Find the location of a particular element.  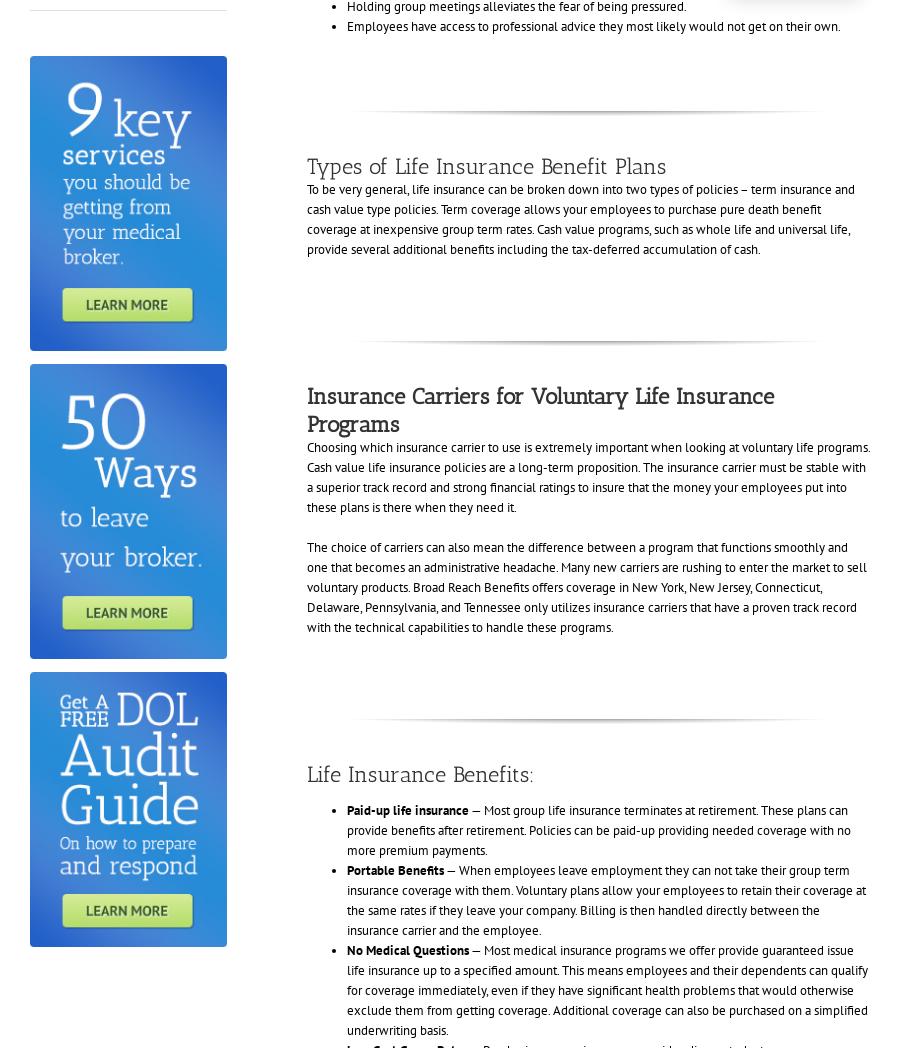

'— Most medical insurance programs we offer provide guaranteed issue life insurance up to a specified amount. This means employees and their dependents can qualify for coverage immediately, even if they have significant health problems that would otherwise exclude them from getting coverage. Additional coverage can also be purchased on a simplified underwriting basis.' is located at coordinates (345, 988).